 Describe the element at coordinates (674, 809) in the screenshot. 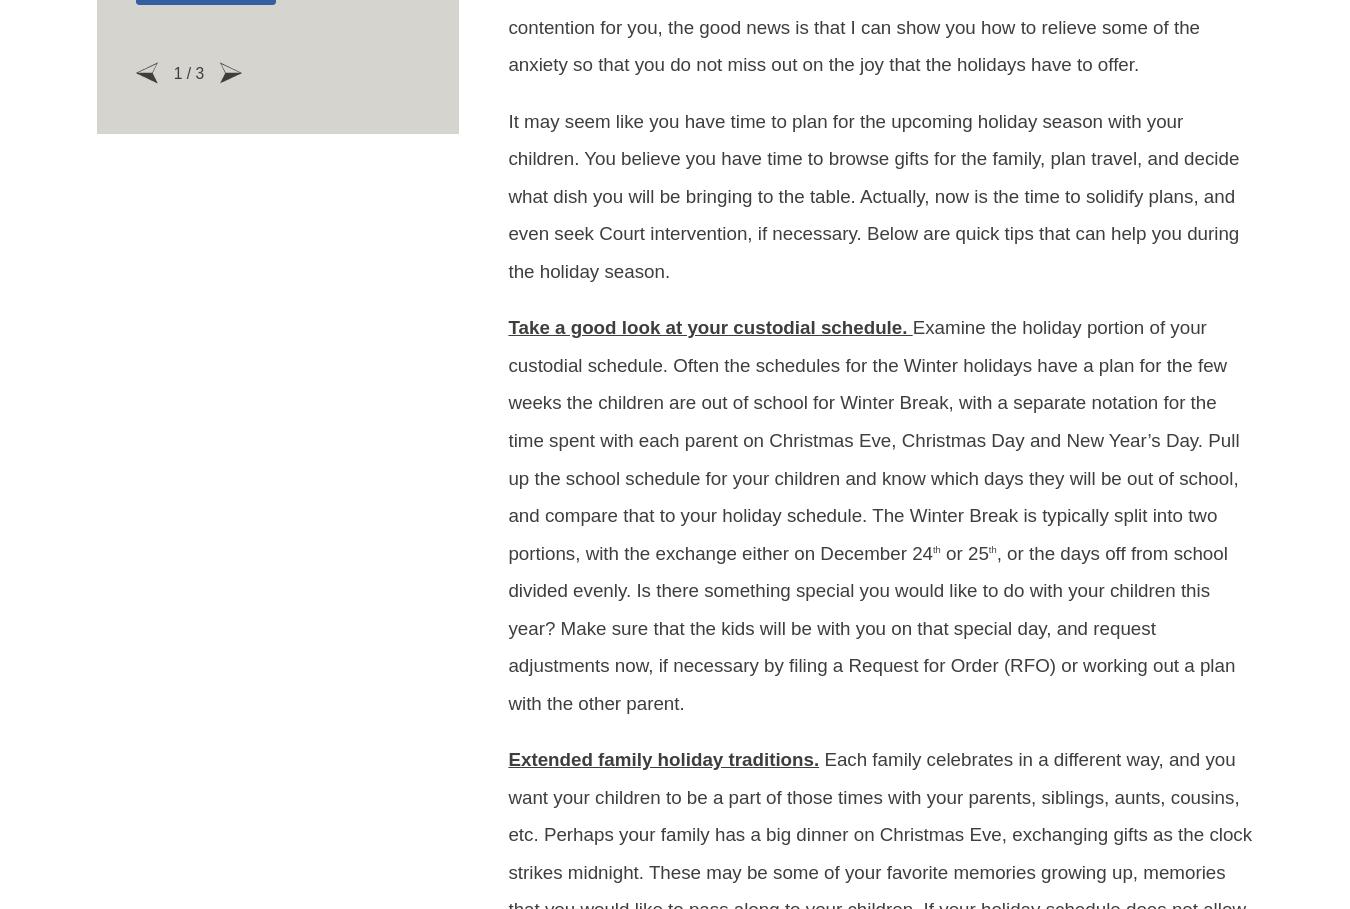

I see `'951-783-3335'` at that location.